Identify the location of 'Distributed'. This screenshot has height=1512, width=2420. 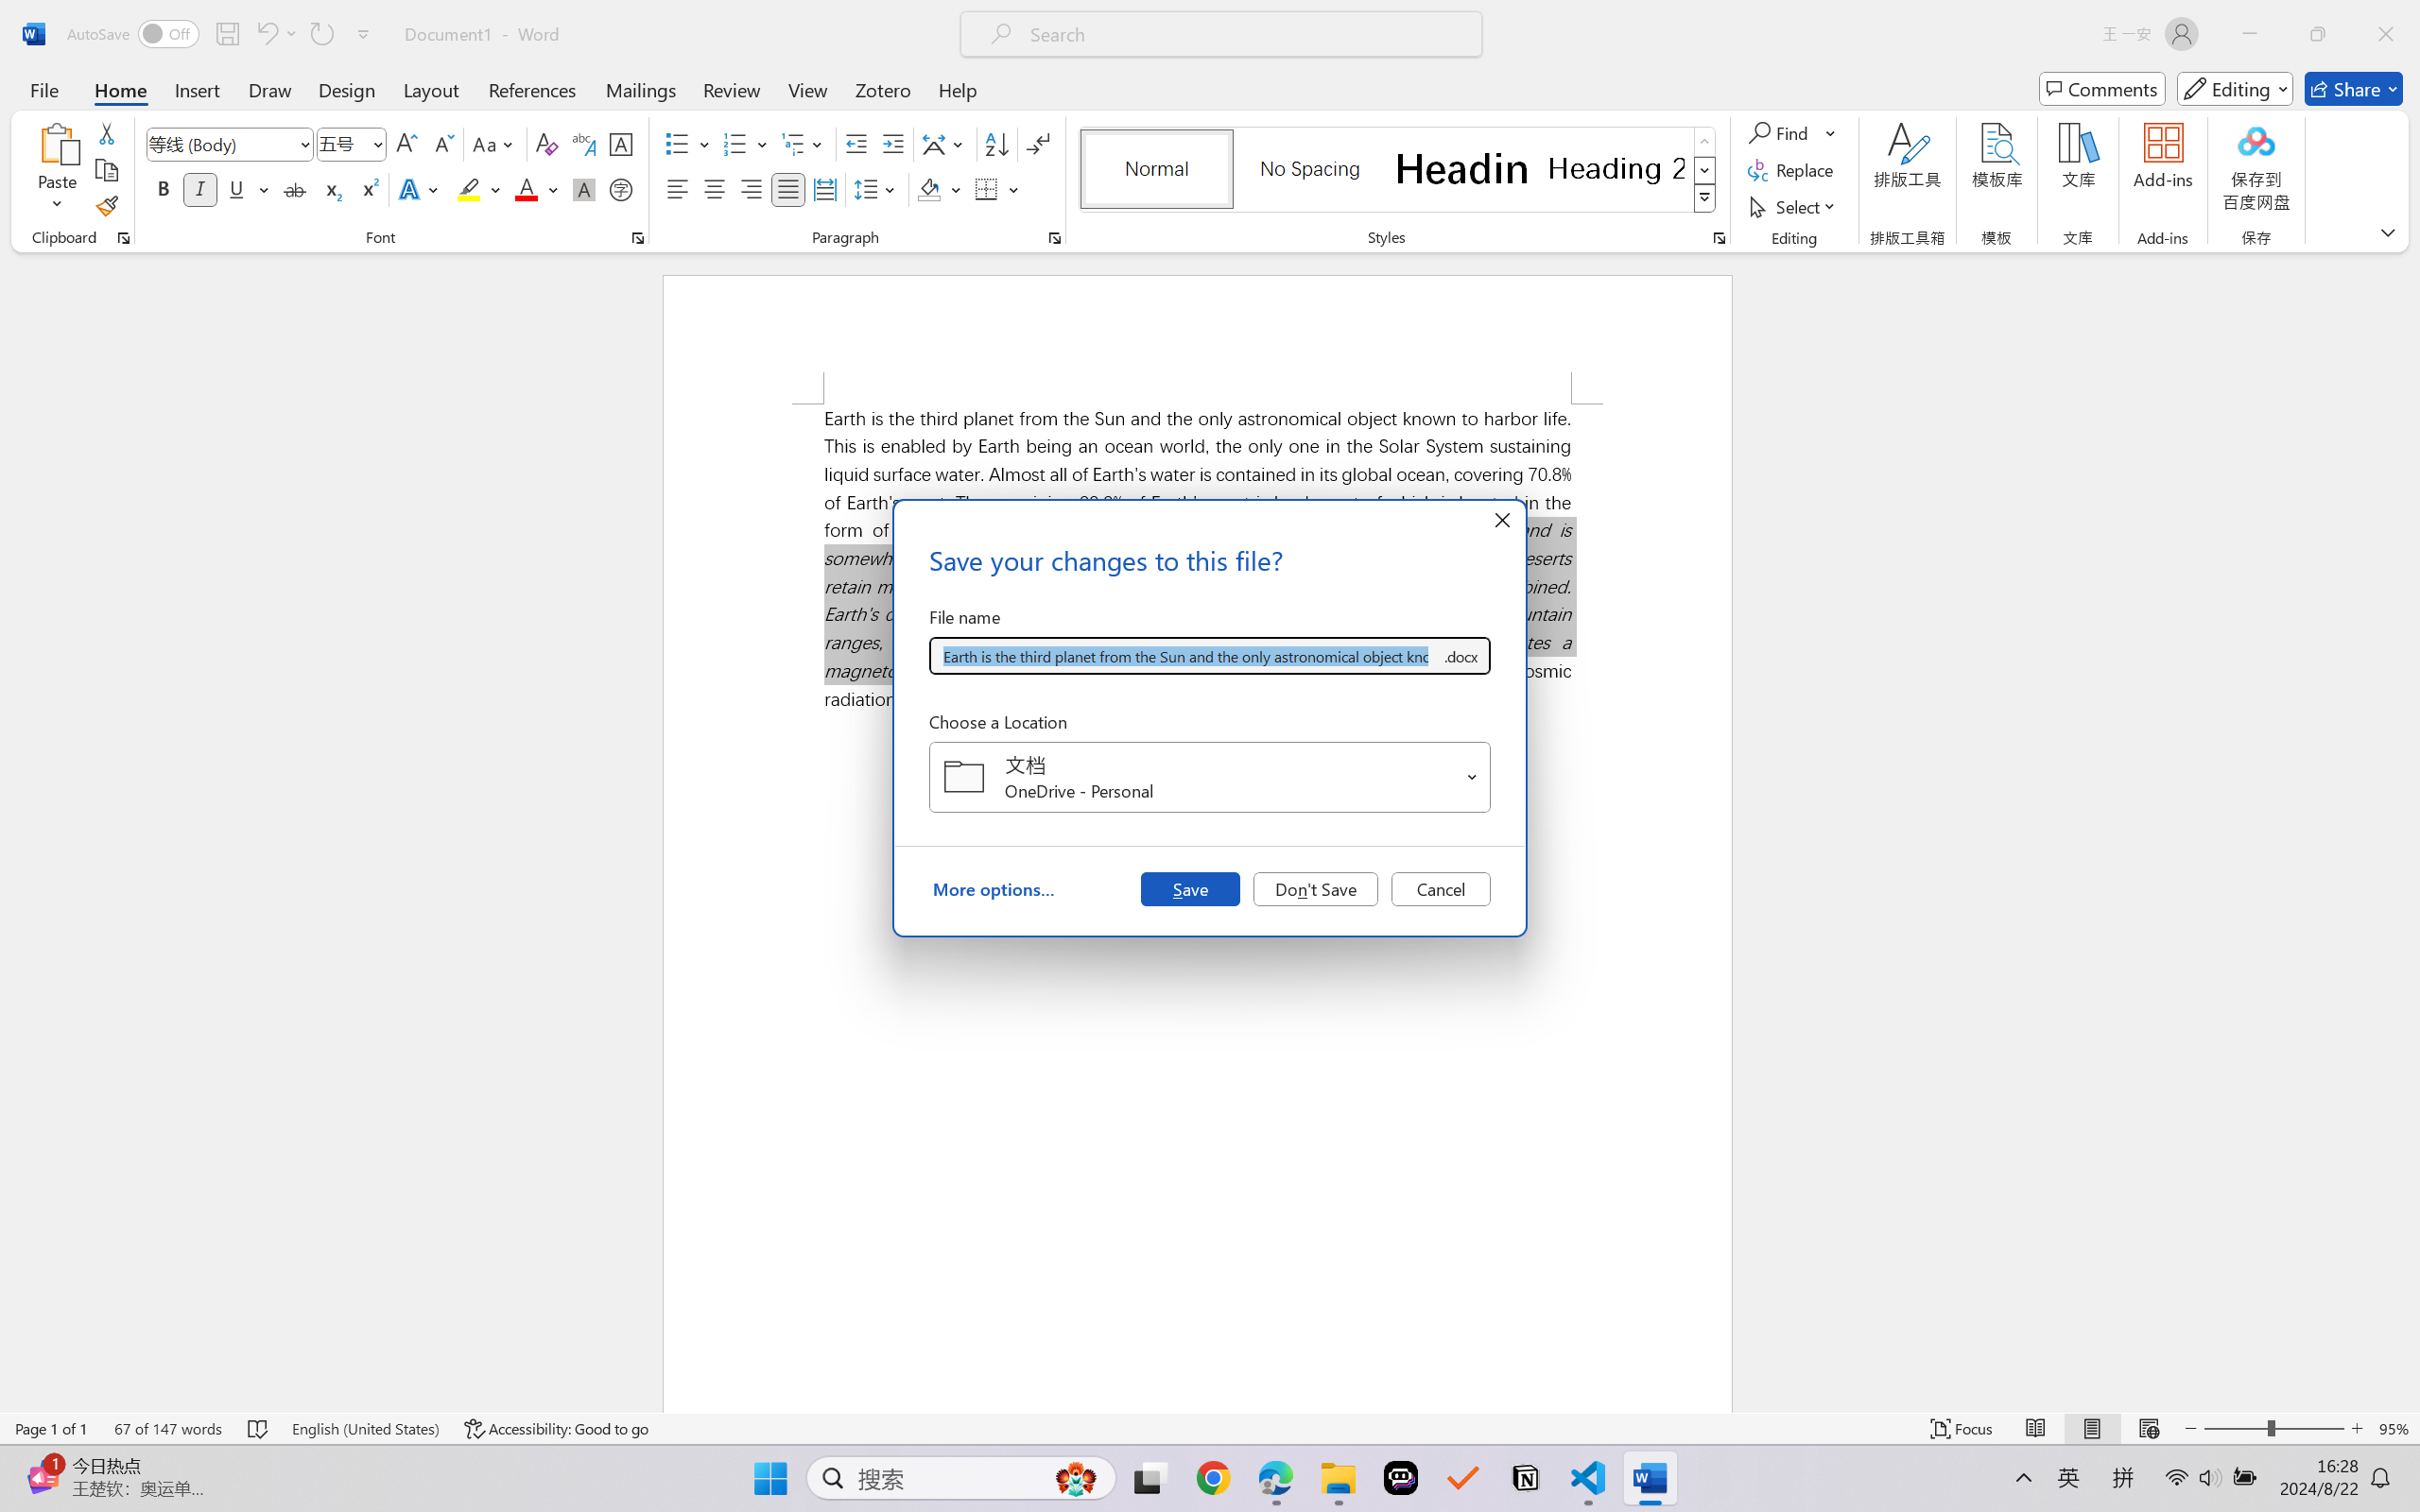
(823, 188).